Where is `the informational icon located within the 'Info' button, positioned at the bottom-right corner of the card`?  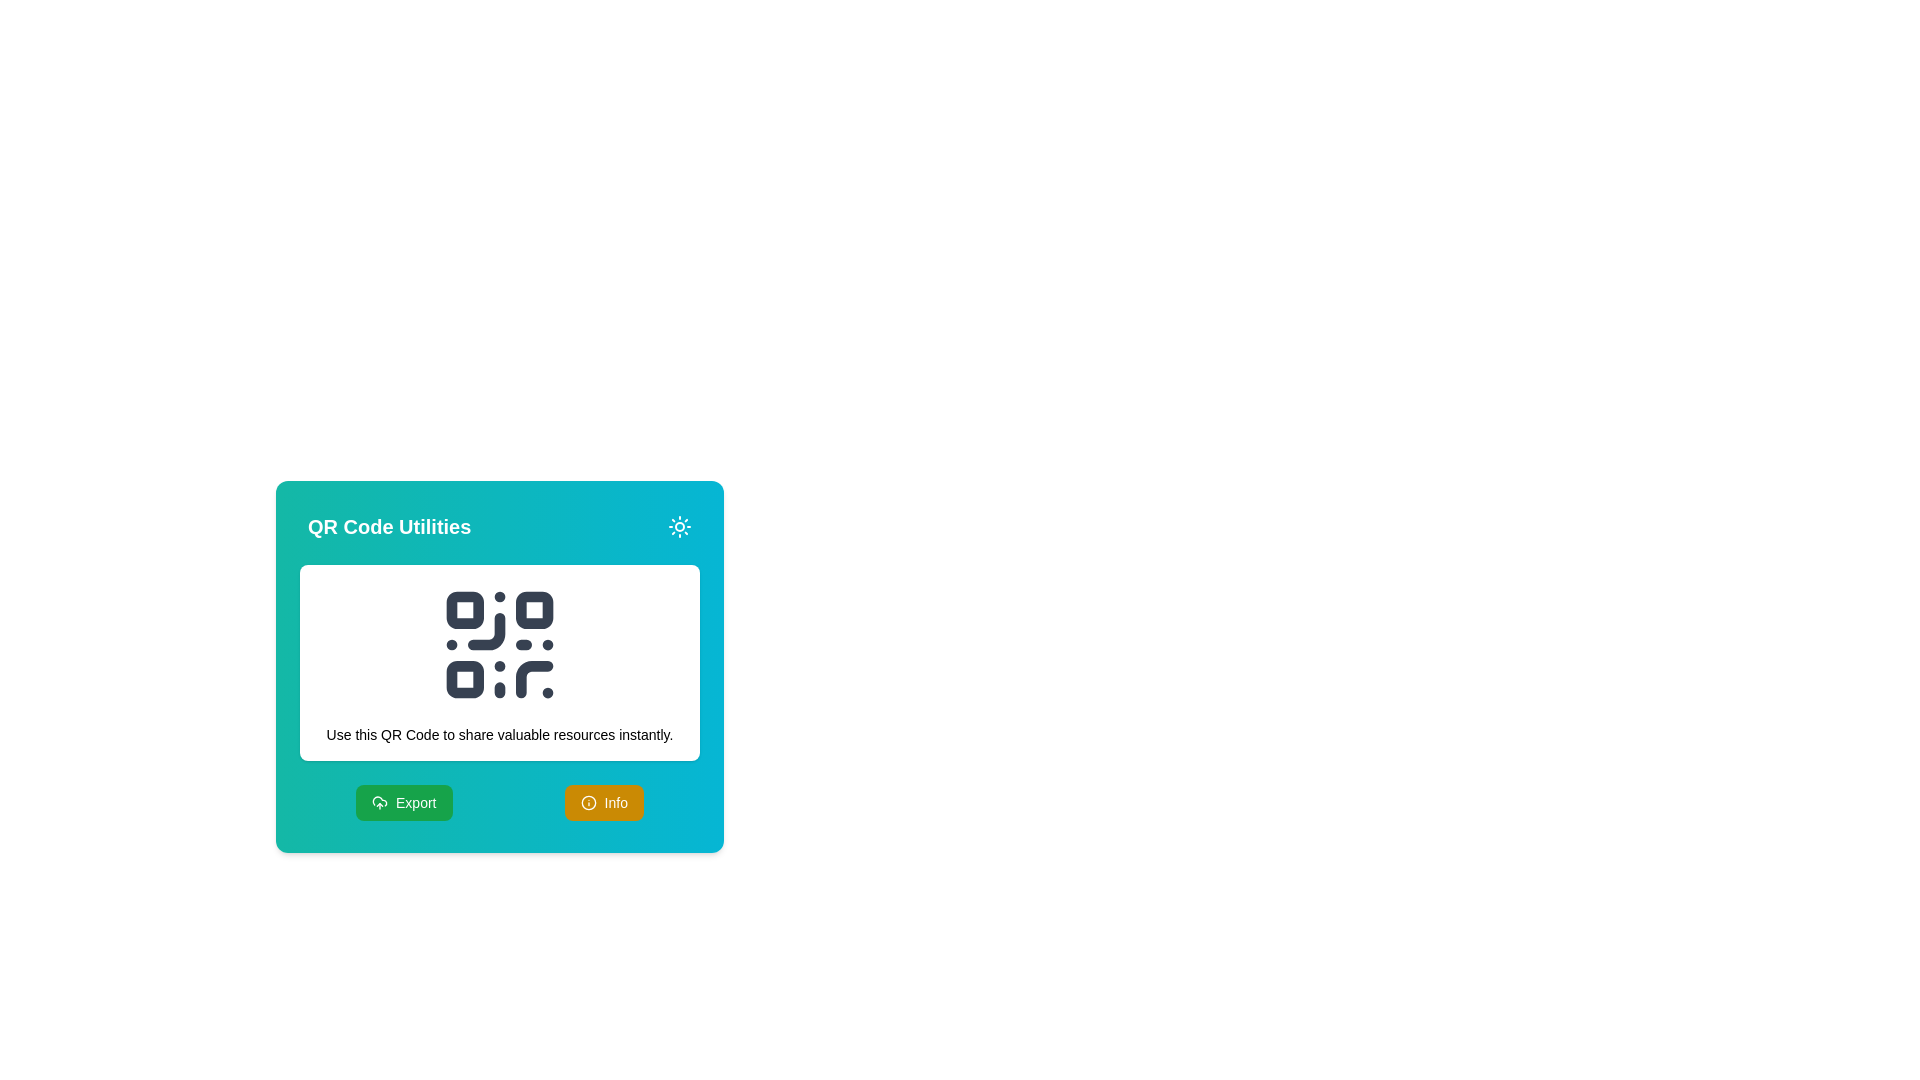
the informational icon located within the 'Info' button, positioned at the bottom-right corner of the card is located at coordinates (587, 801).